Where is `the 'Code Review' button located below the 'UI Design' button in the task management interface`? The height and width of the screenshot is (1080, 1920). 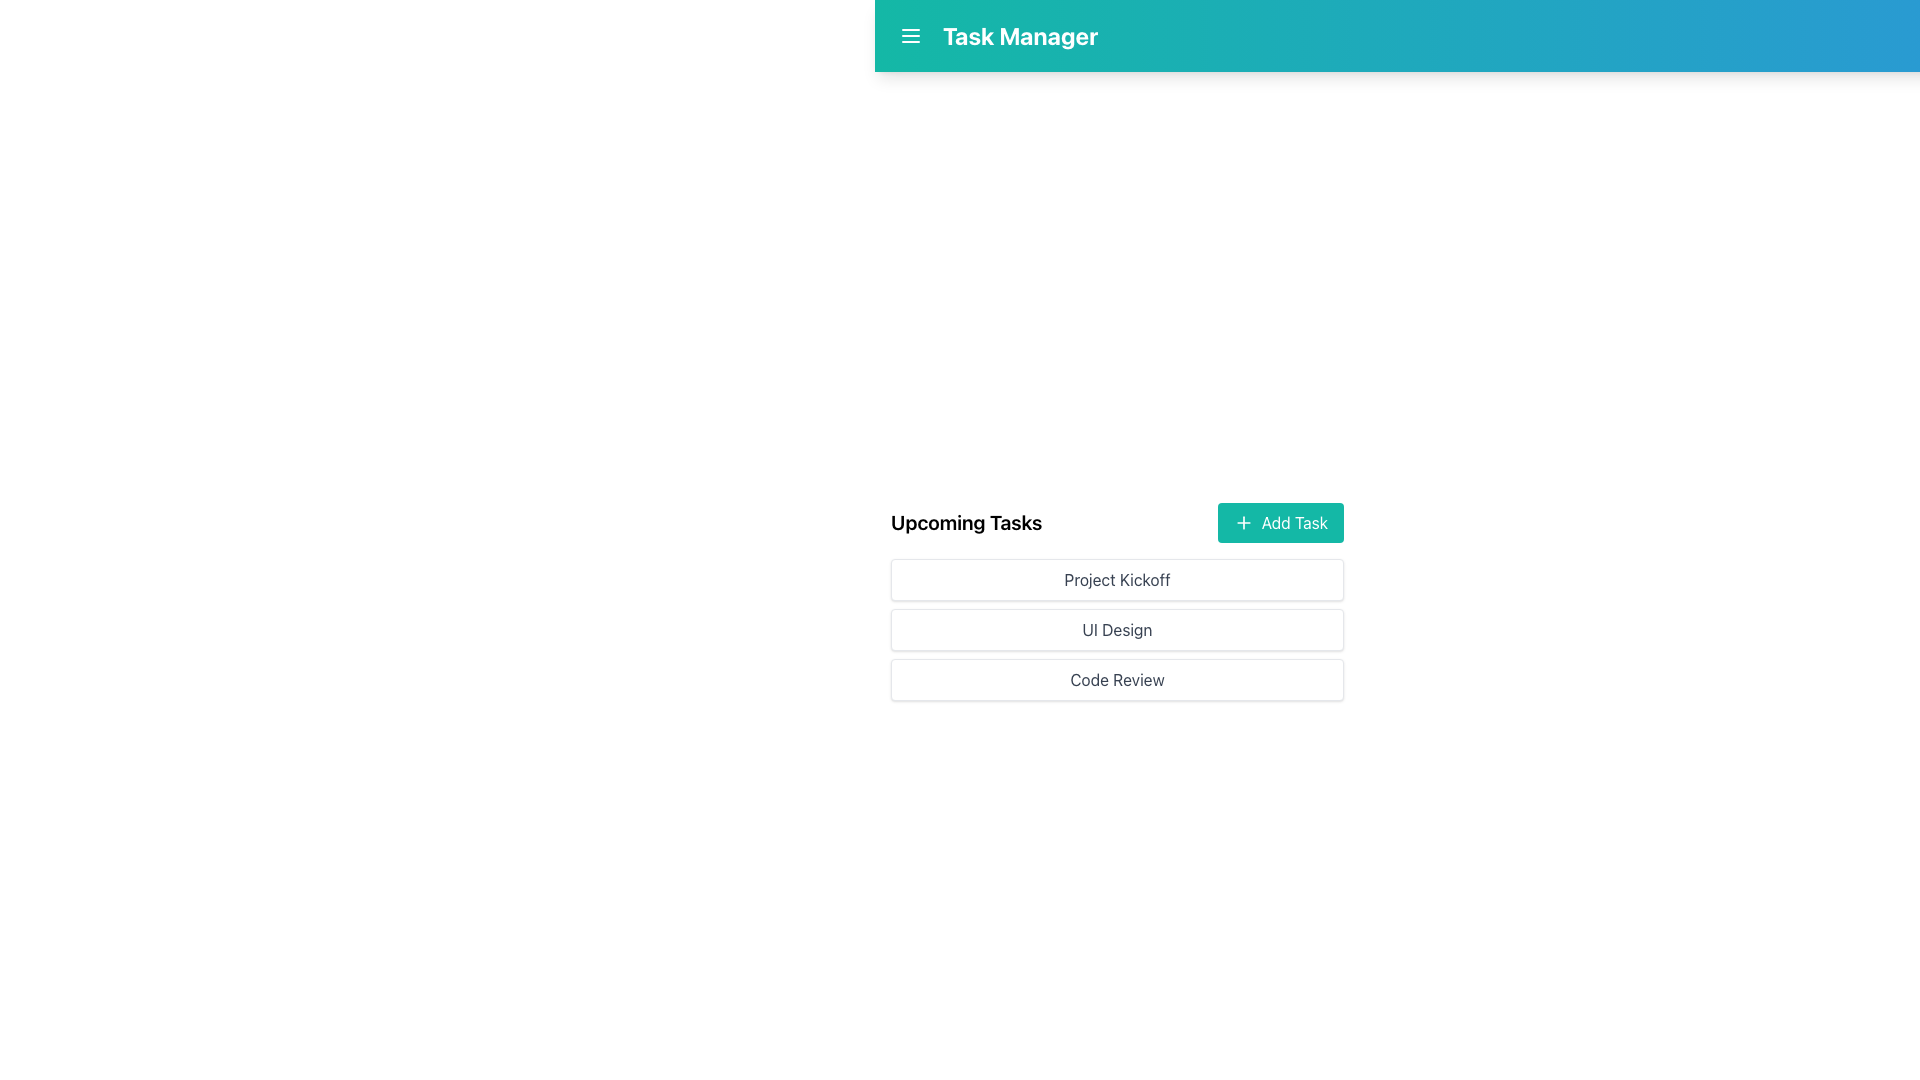 the 'Code Review' button located below the 'UI Design' button in the task management interface is located at coordinates (1116, 678).